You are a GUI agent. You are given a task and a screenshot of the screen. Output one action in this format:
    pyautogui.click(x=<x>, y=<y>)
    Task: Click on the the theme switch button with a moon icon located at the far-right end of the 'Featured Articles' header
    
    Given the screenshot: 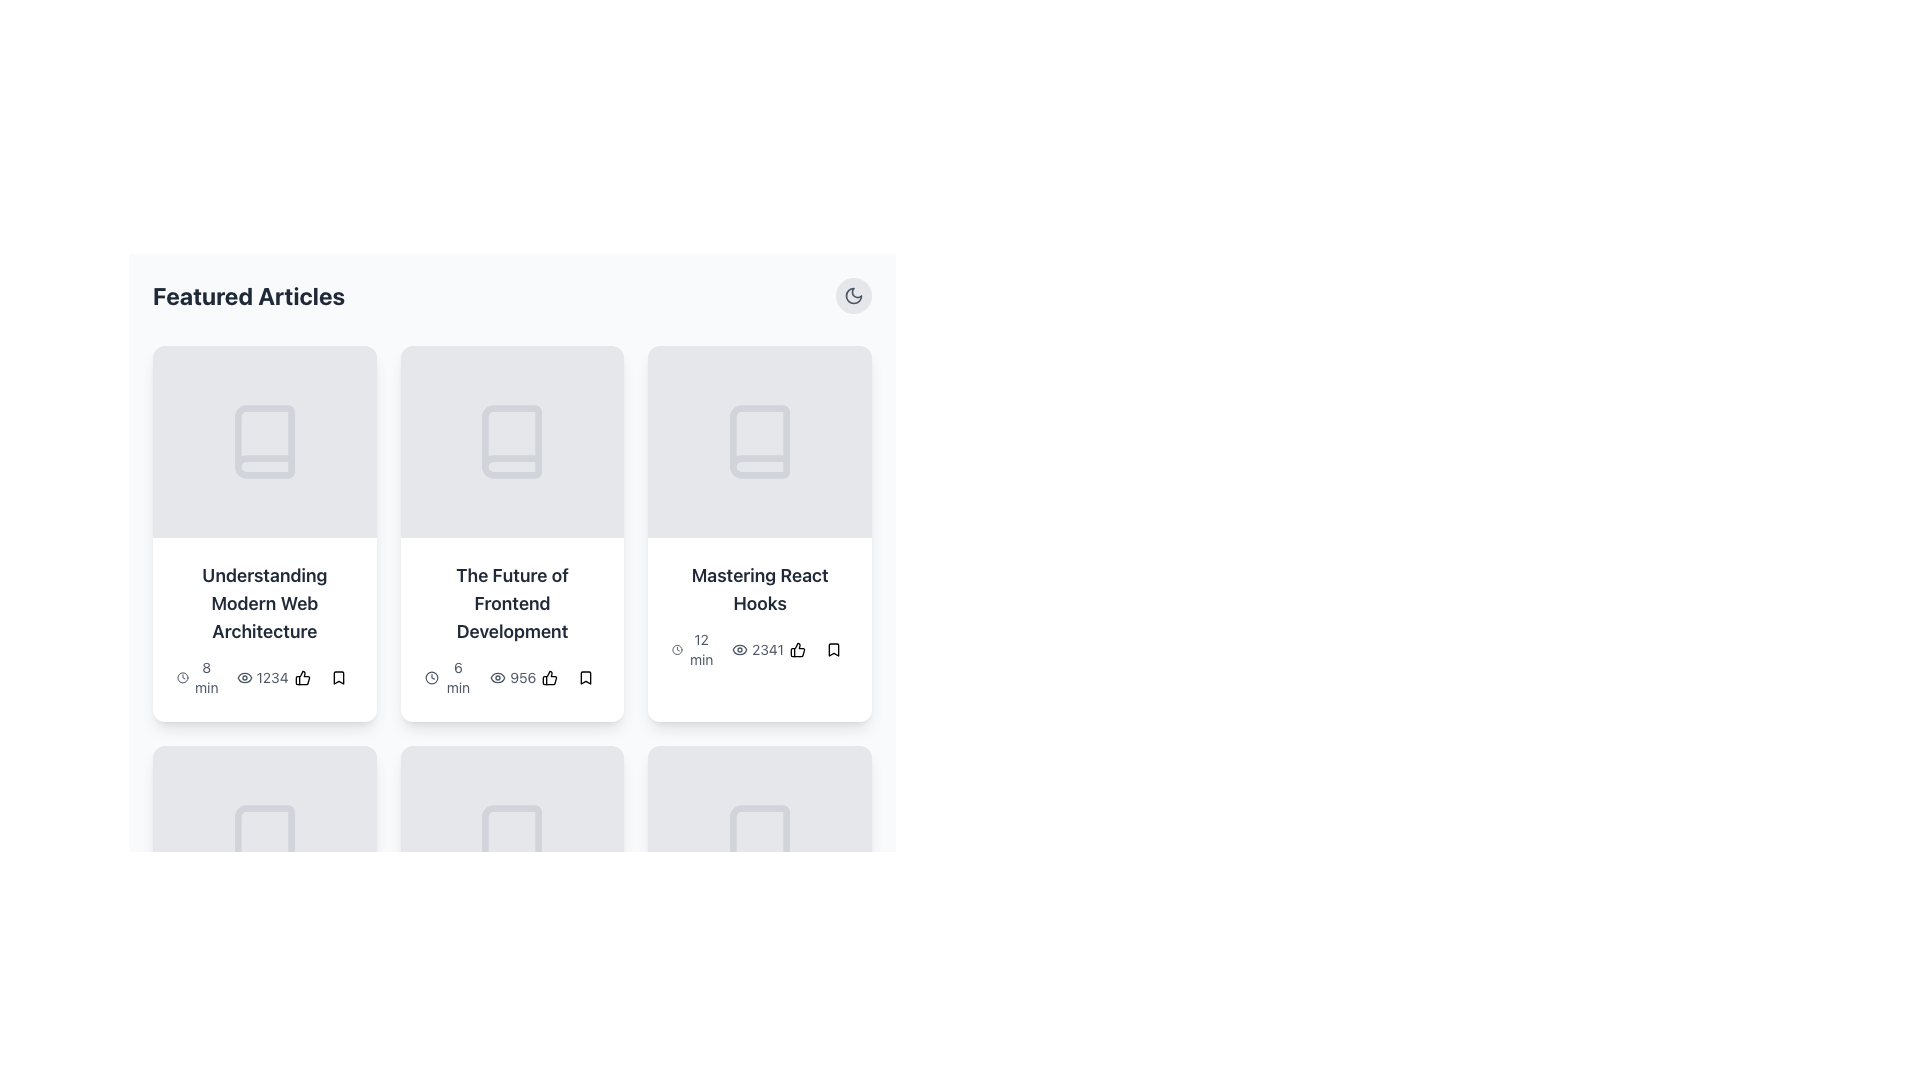 What is the action you would take?
    pyautogui.click(x=854, y=296)
    